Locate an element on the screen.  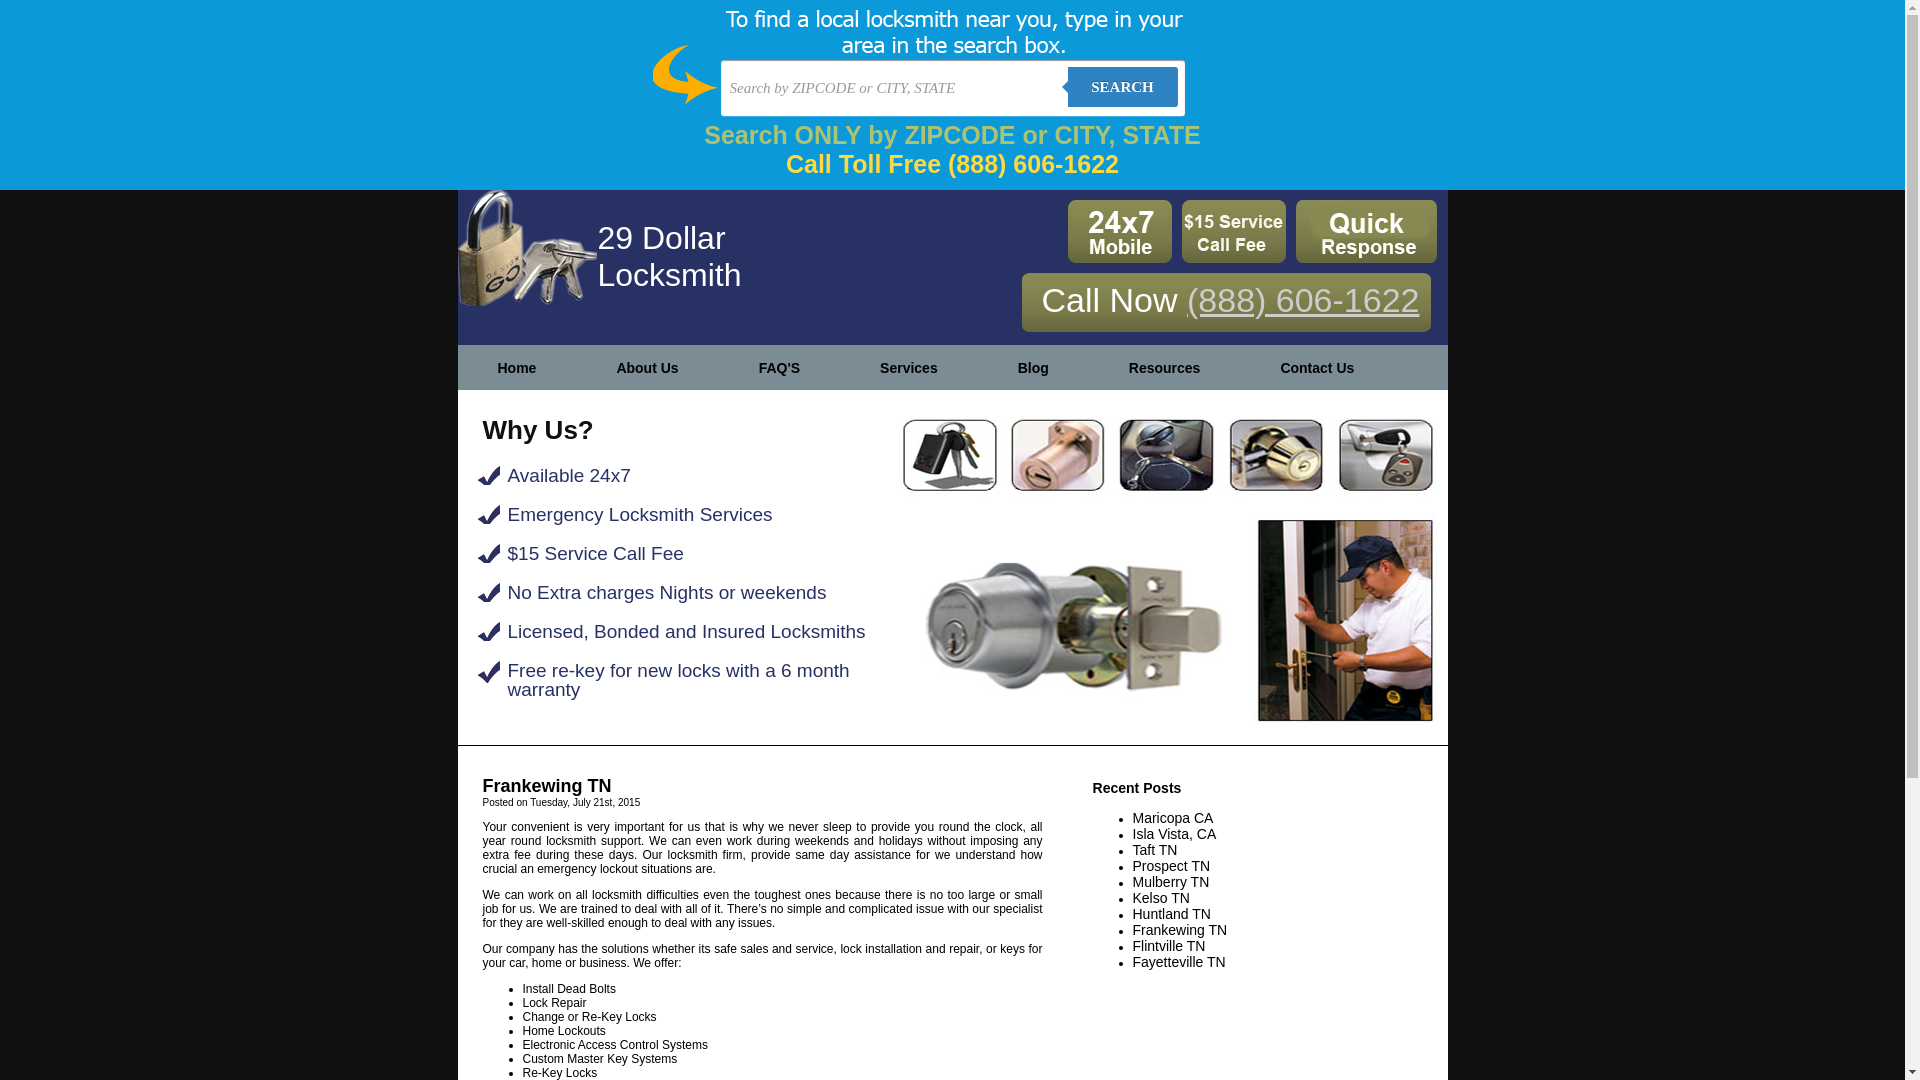
'Kelso TN' is located at coordinates (1132, 897).